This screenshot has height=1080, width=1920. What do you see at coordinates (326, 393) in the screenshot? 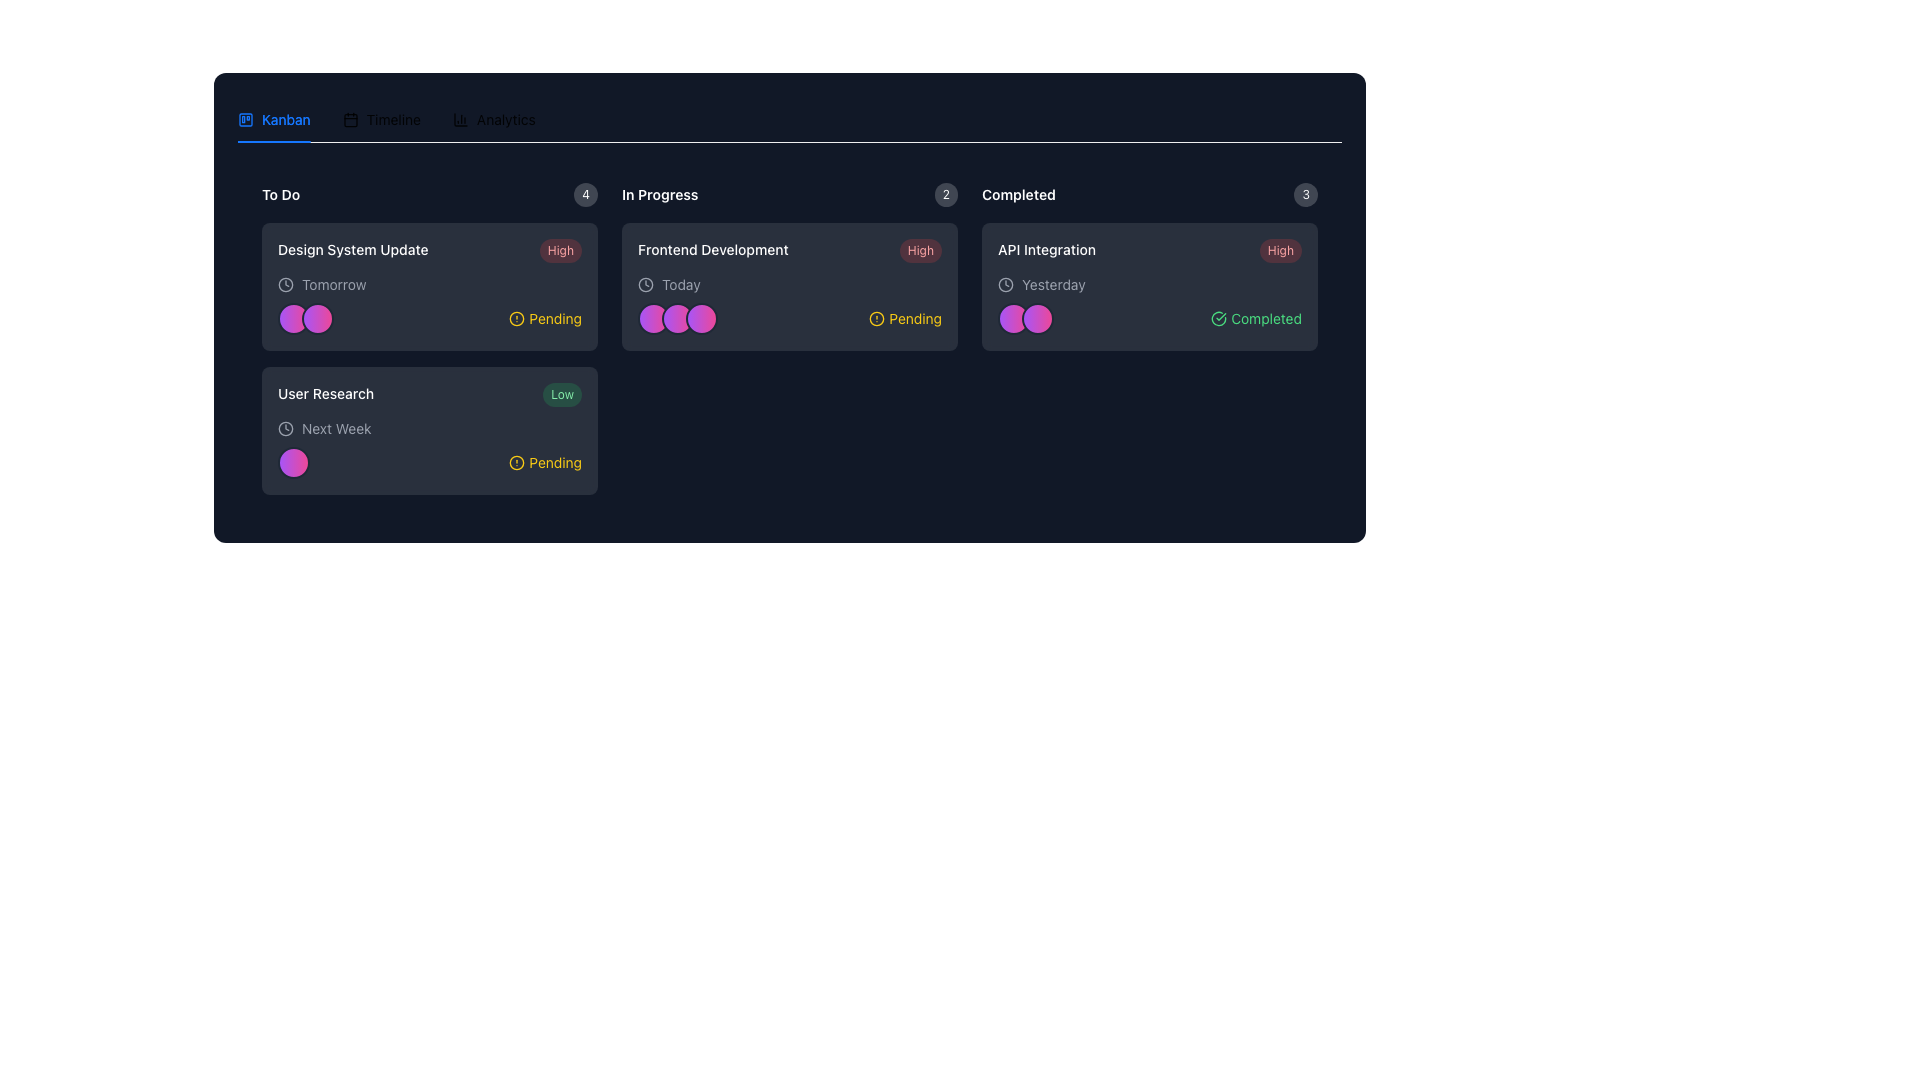
I see `the text label indicating the name of a task or category within the 'To Do' list if it is enabled` at bounding box center [326, 393].